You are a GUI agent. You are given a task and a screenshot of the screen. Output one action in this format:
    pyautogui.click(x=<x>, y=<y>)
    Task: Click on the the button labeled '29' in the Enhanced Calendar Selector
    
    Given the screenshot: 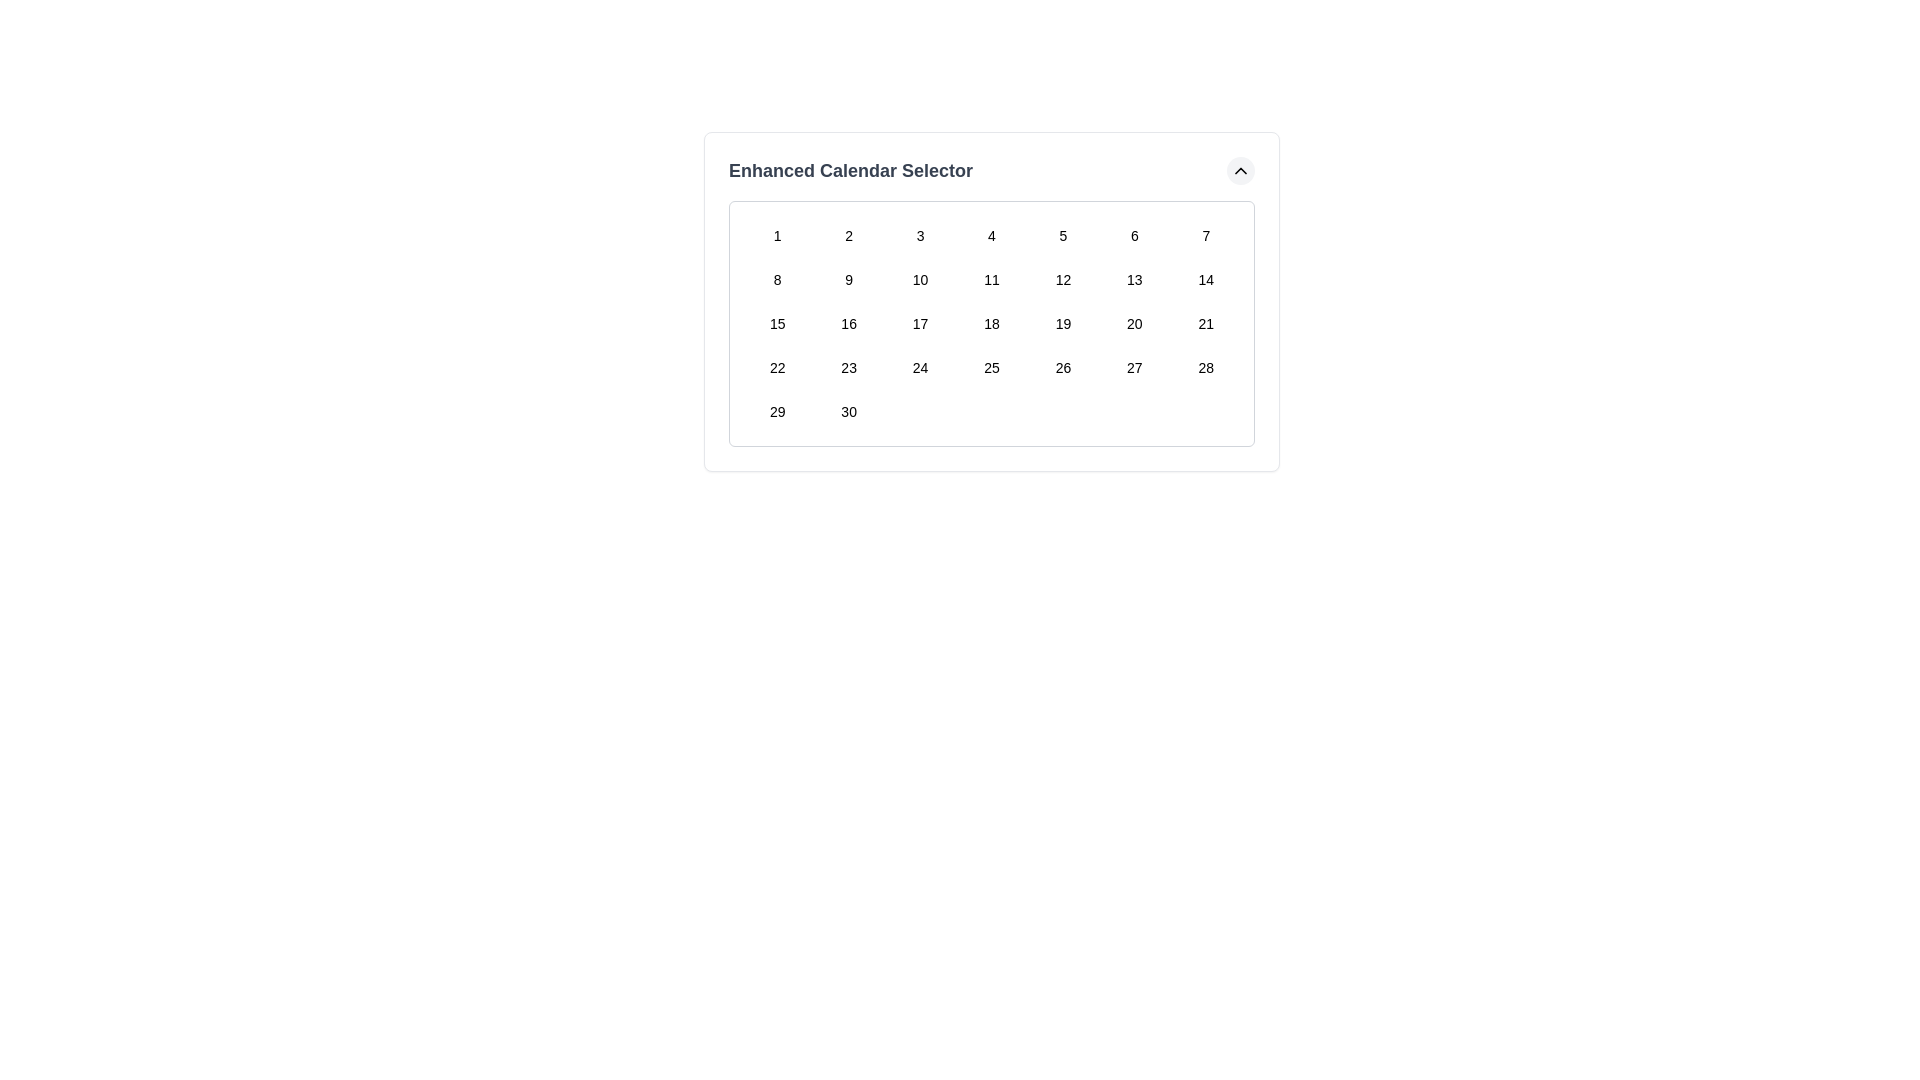 What is the action you would take?
    pyautogui.click(x=776, y=411)
    